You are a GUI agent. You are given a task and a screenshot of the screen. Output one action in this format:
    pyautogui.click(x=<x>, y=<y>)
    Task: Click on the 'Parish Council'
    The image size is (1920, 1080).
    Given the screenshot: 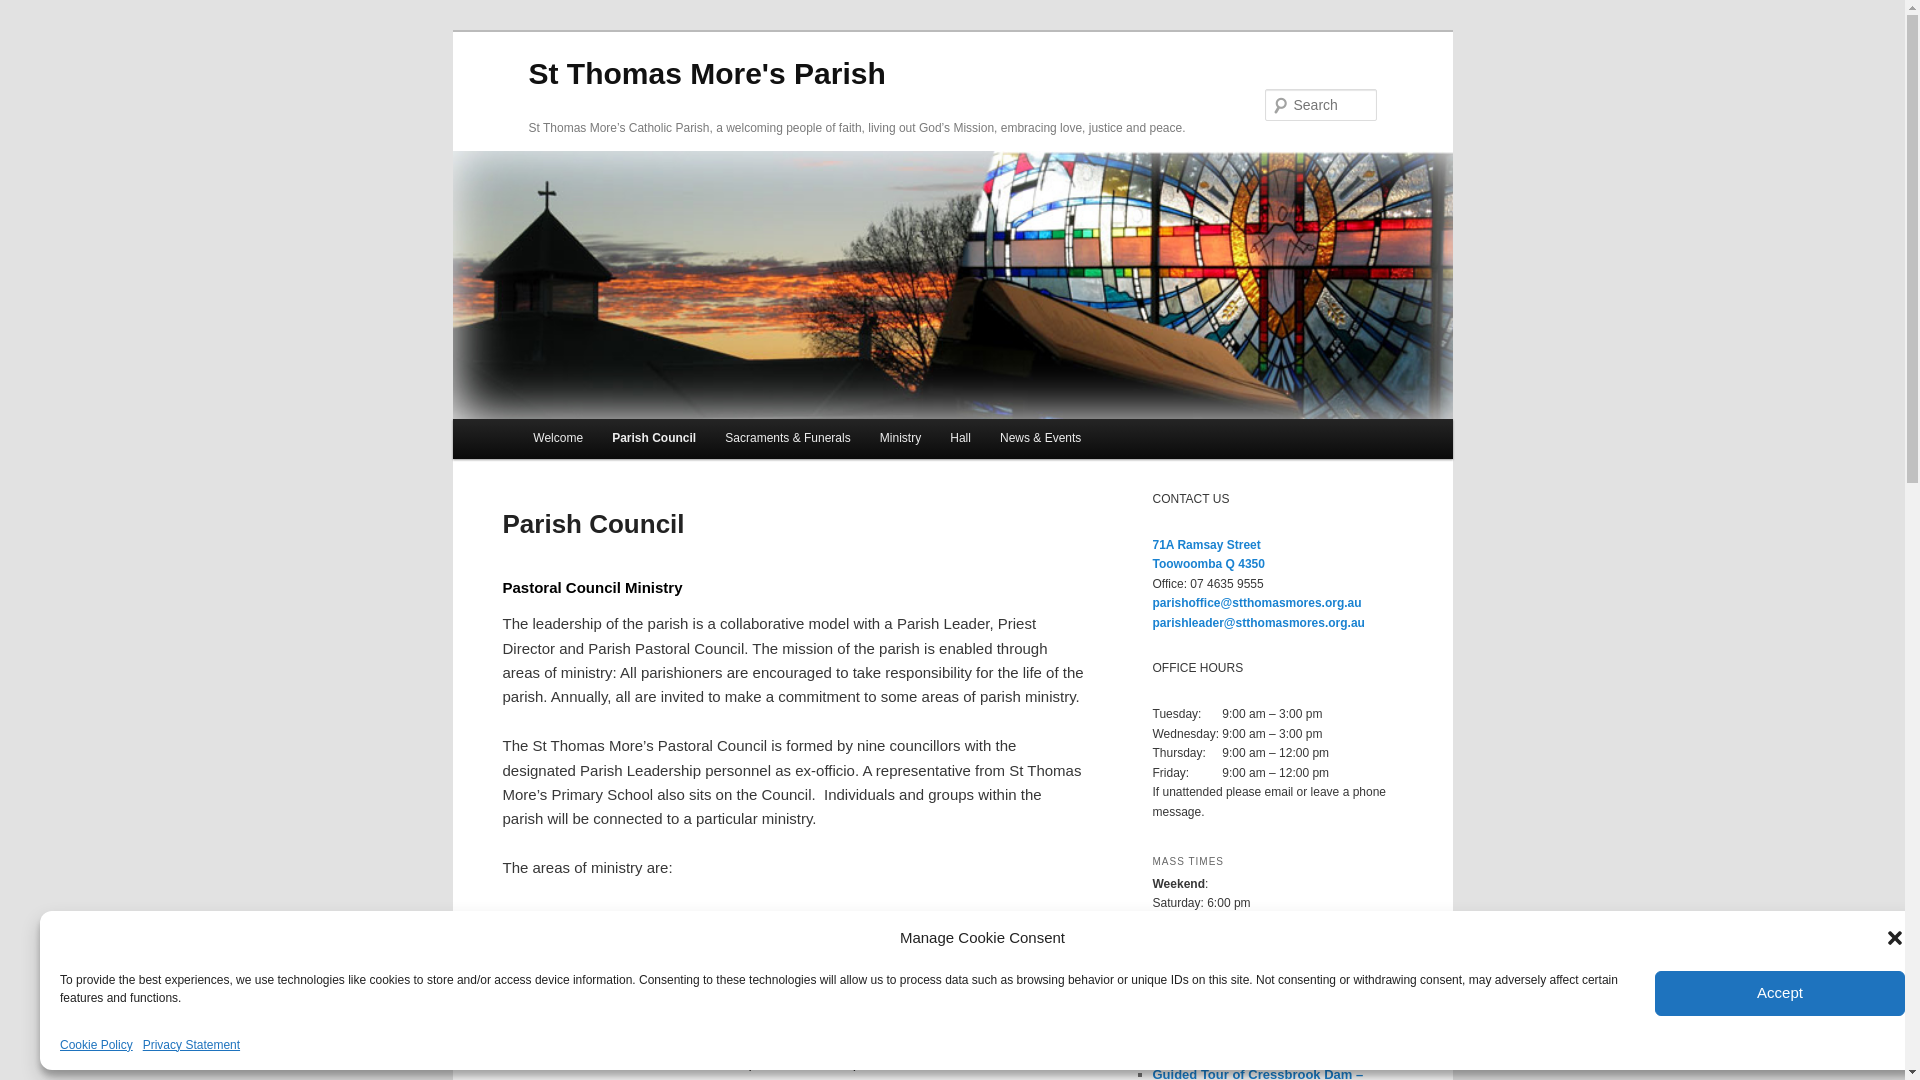 What is the action you would take?
    pyautogui.click(x=597, y=438)
    